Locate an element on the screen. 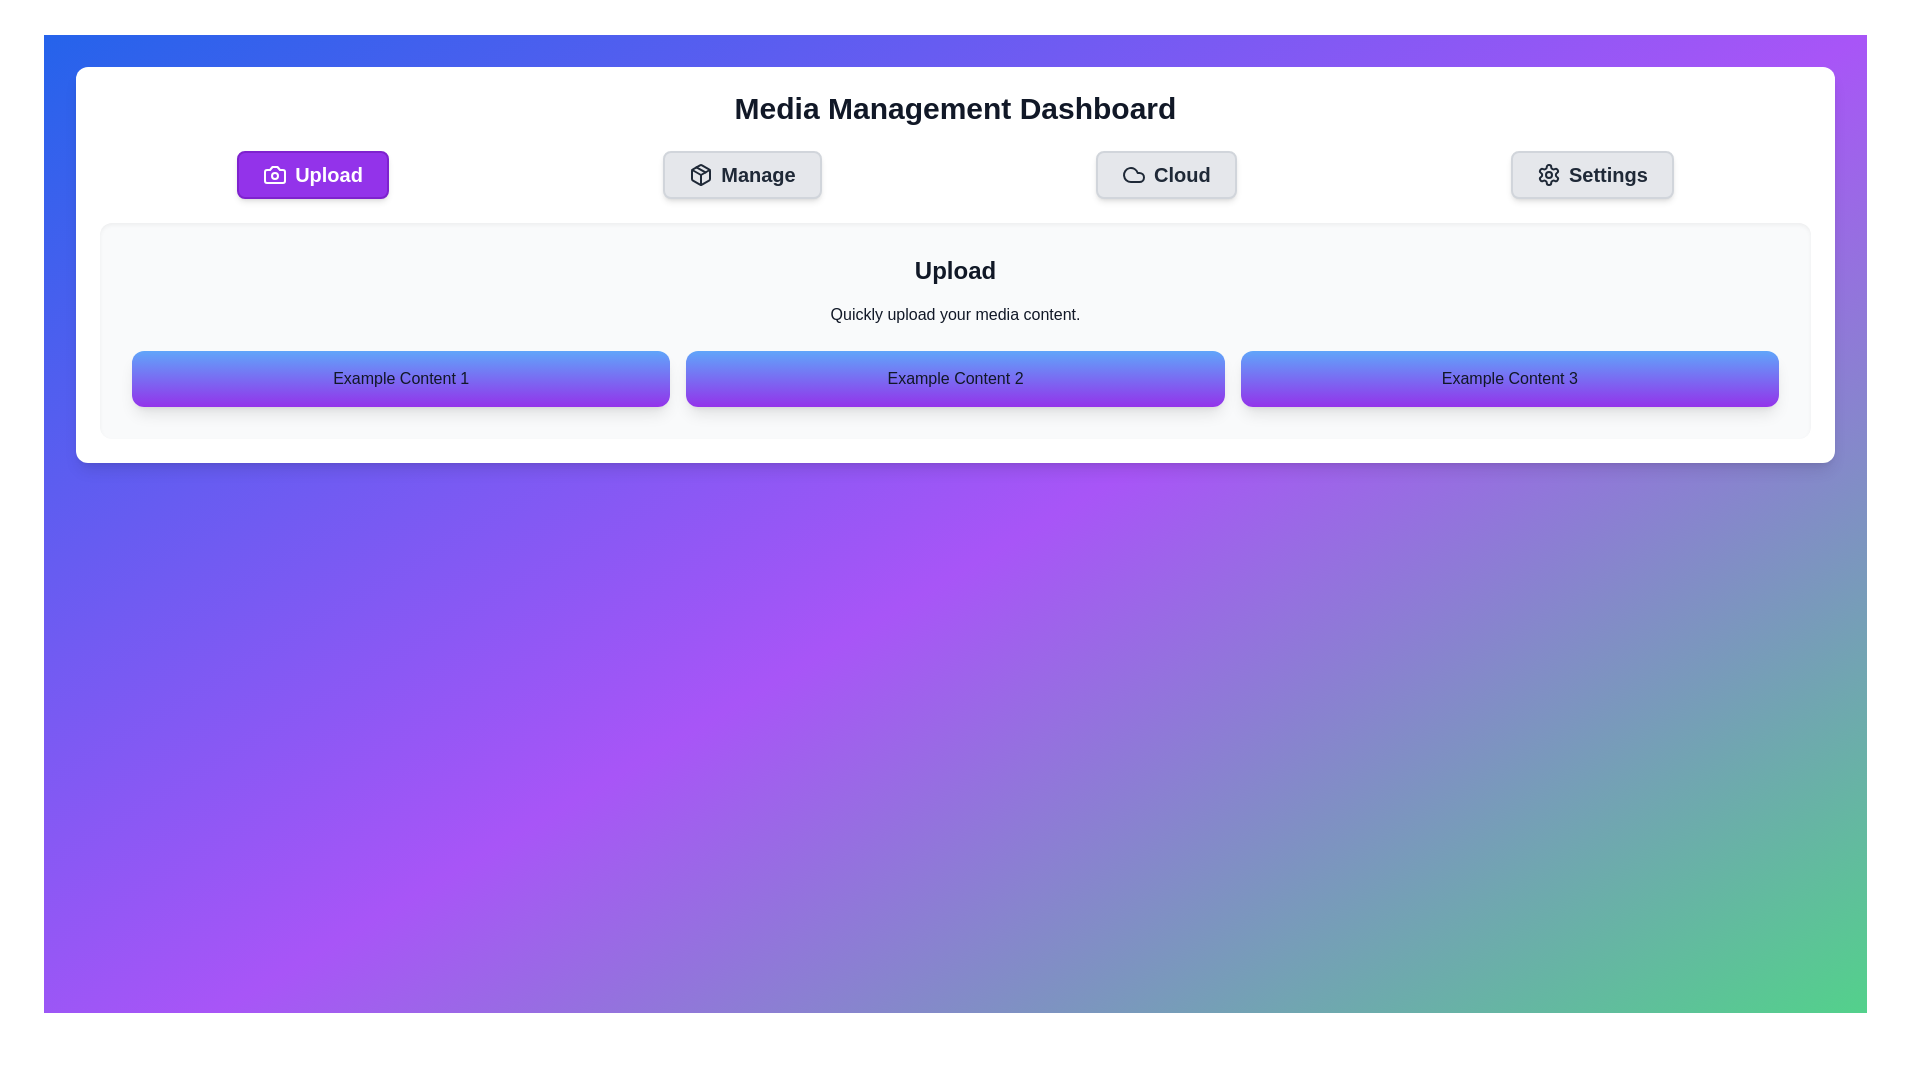 The width and height of the screenshot is (1920, 1080). the Upload tab by clicking its corresponding button is located at coordinates (311, 173).